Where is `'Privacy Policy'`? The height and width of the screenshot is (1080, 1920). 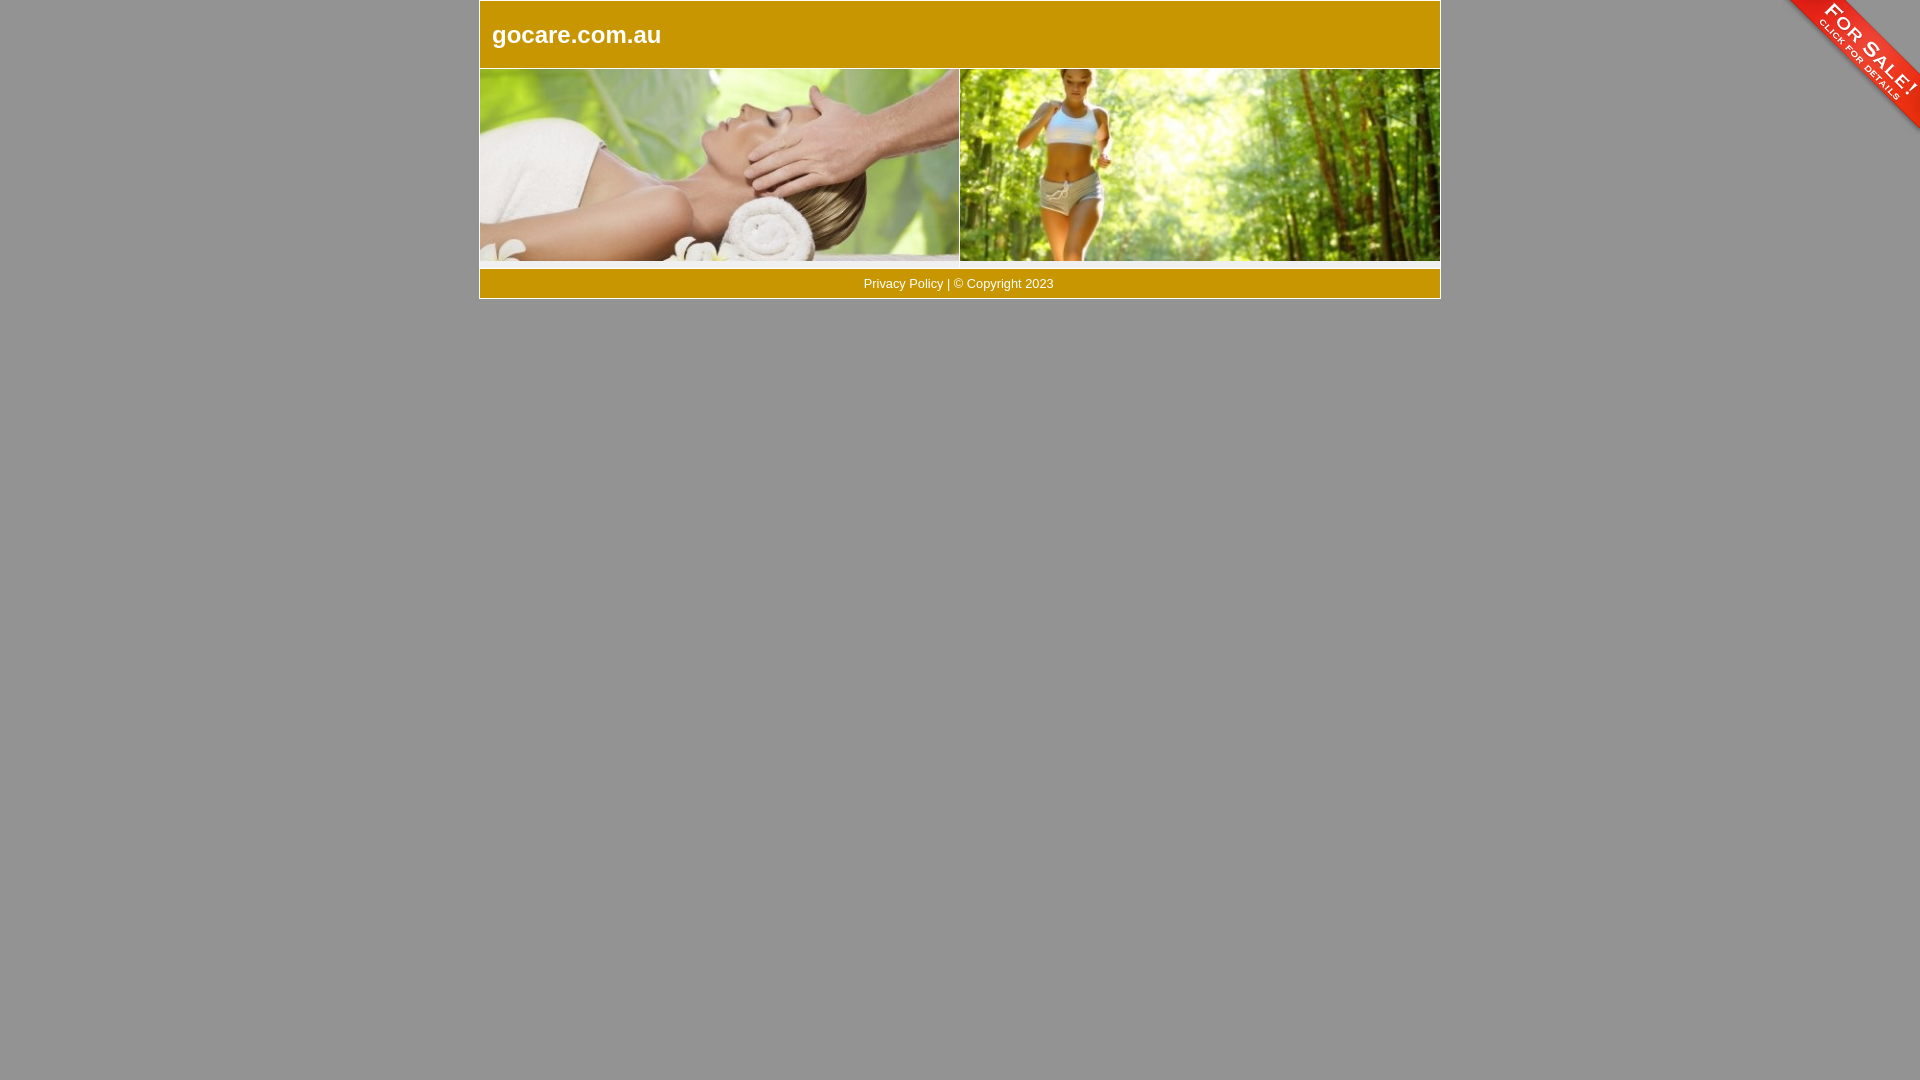 'Privacy Policy' is located at coordinates (902, 283).